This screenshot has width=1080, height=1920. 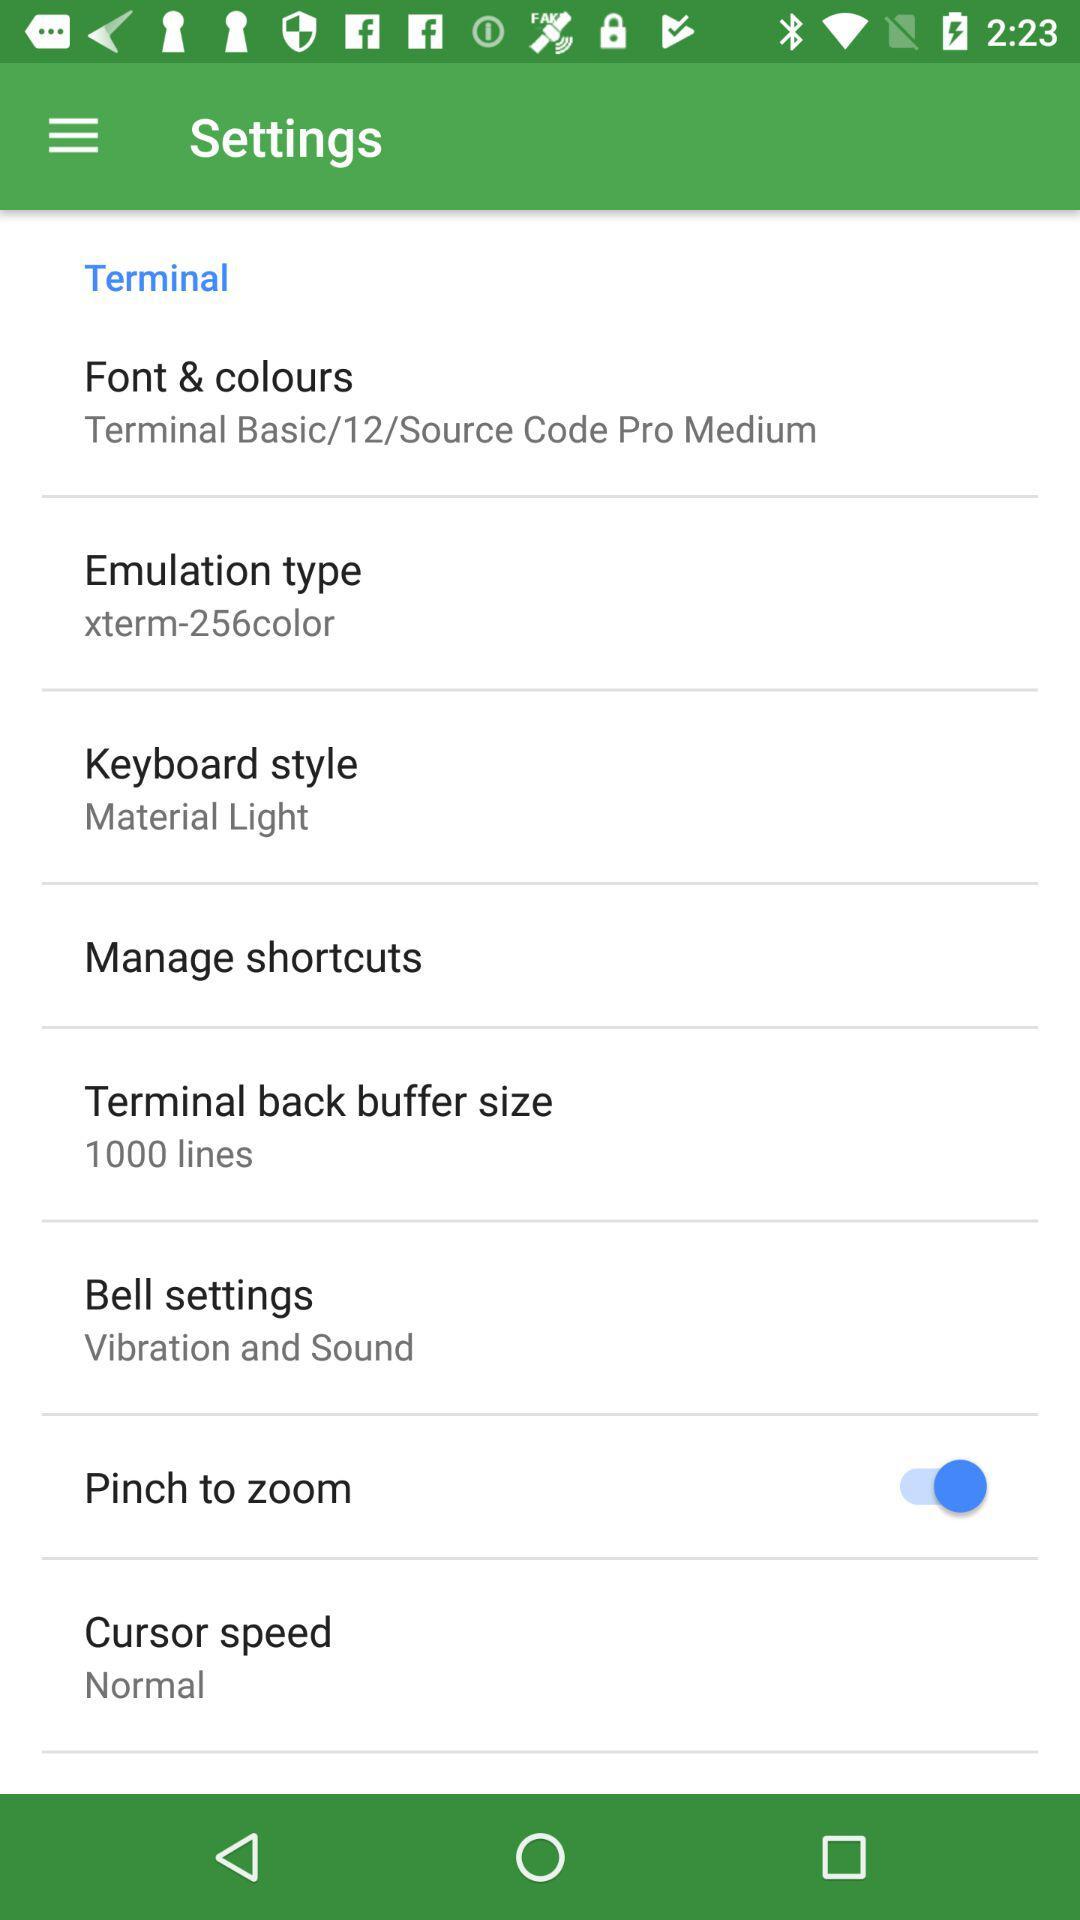 I want to click on the icon above 1000 lines icon, so click(x=317, y=1098).